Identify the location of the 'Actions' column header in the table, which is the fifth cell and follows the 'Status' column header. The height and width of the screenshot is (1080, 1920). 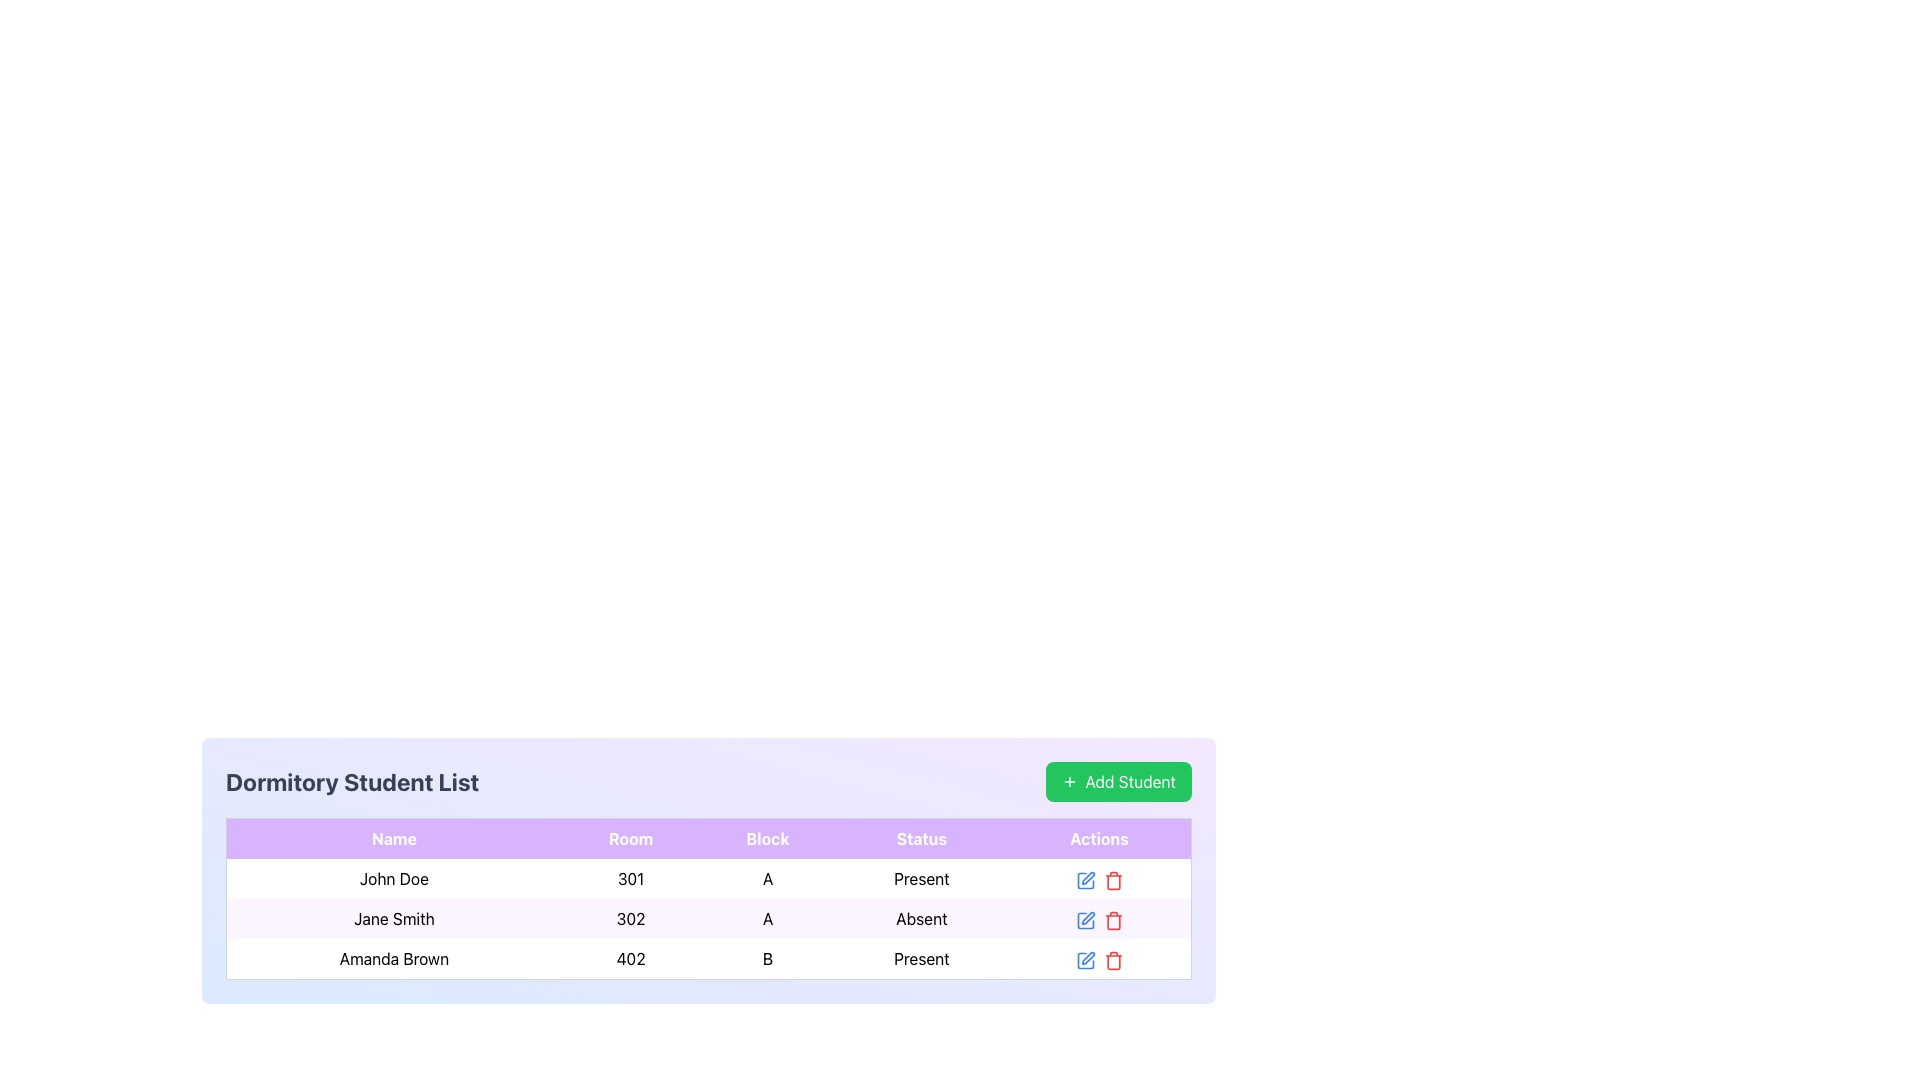
(1098, 838).